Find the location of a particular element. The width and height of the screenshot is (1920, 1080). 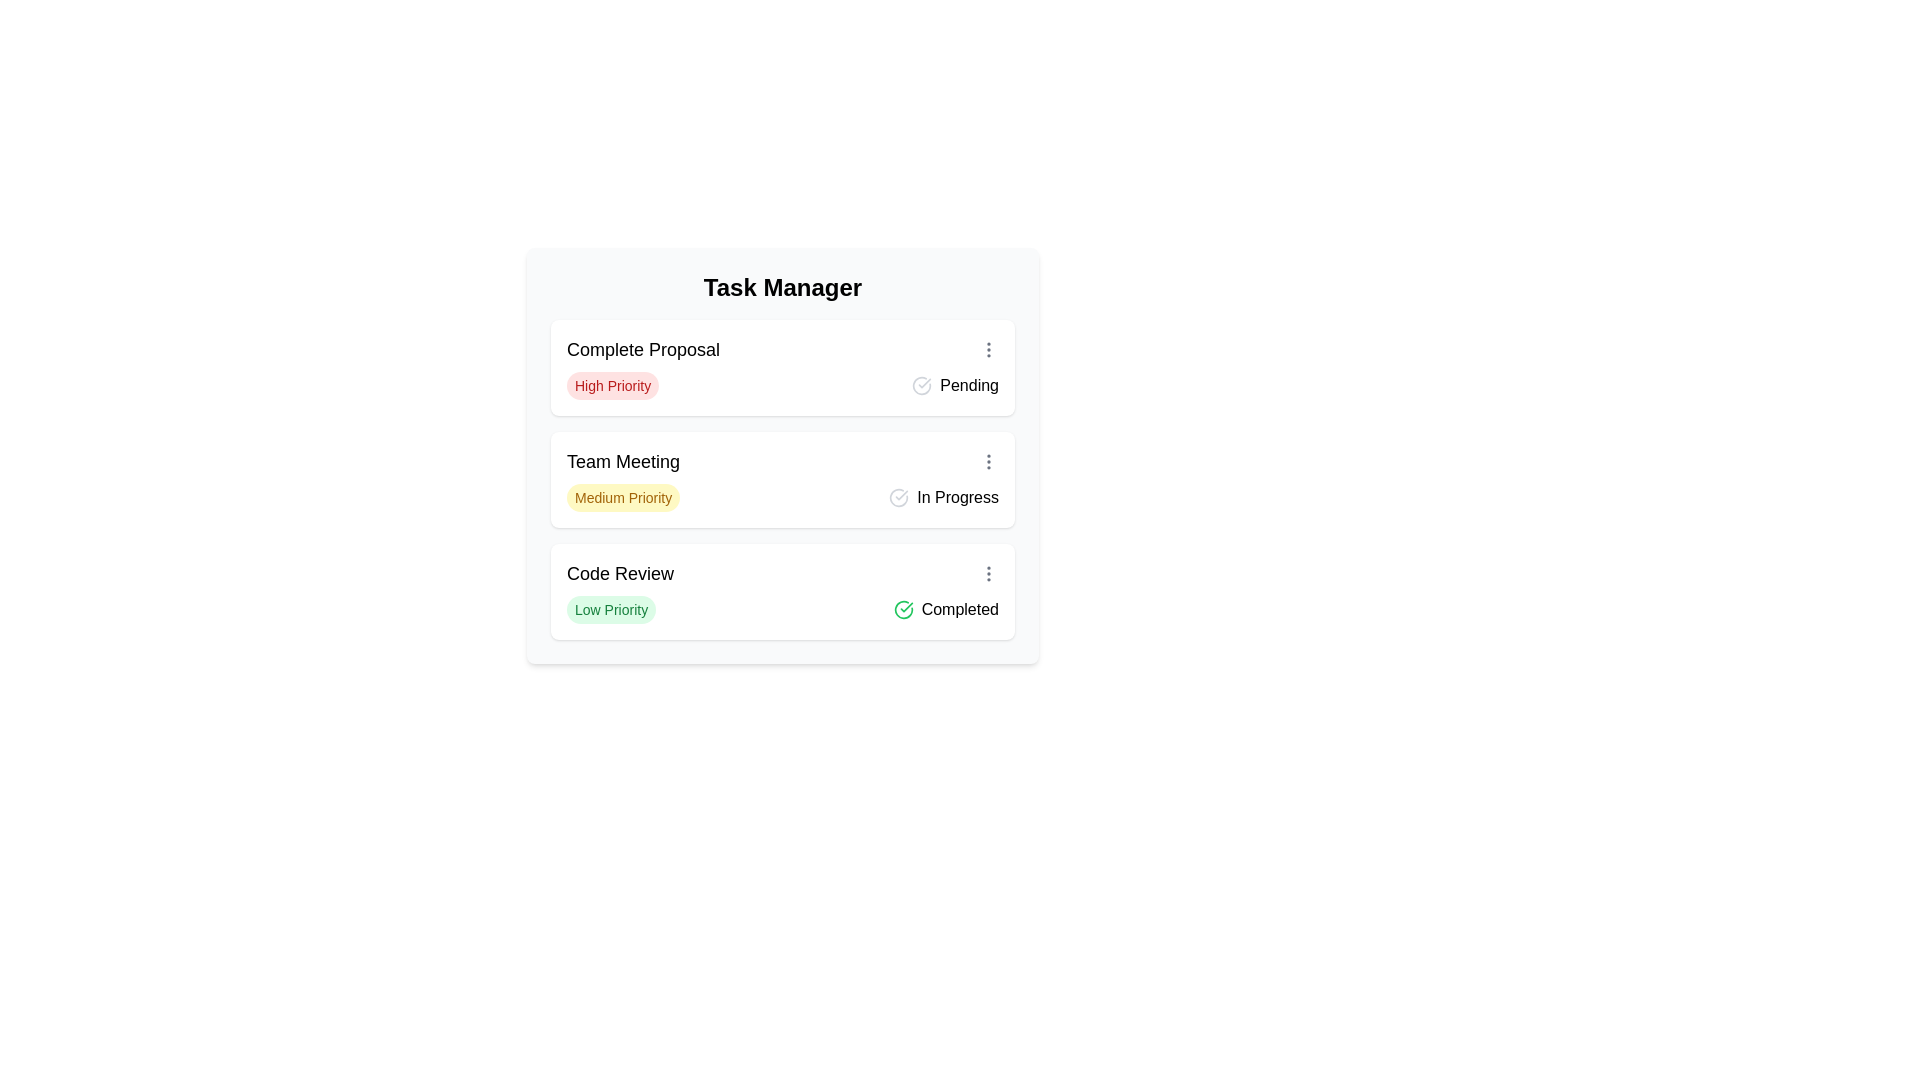

the 'High Priority' and 'Pending' labels in the task card under 'Complete Proposal' is located at coordinates (781, 385).